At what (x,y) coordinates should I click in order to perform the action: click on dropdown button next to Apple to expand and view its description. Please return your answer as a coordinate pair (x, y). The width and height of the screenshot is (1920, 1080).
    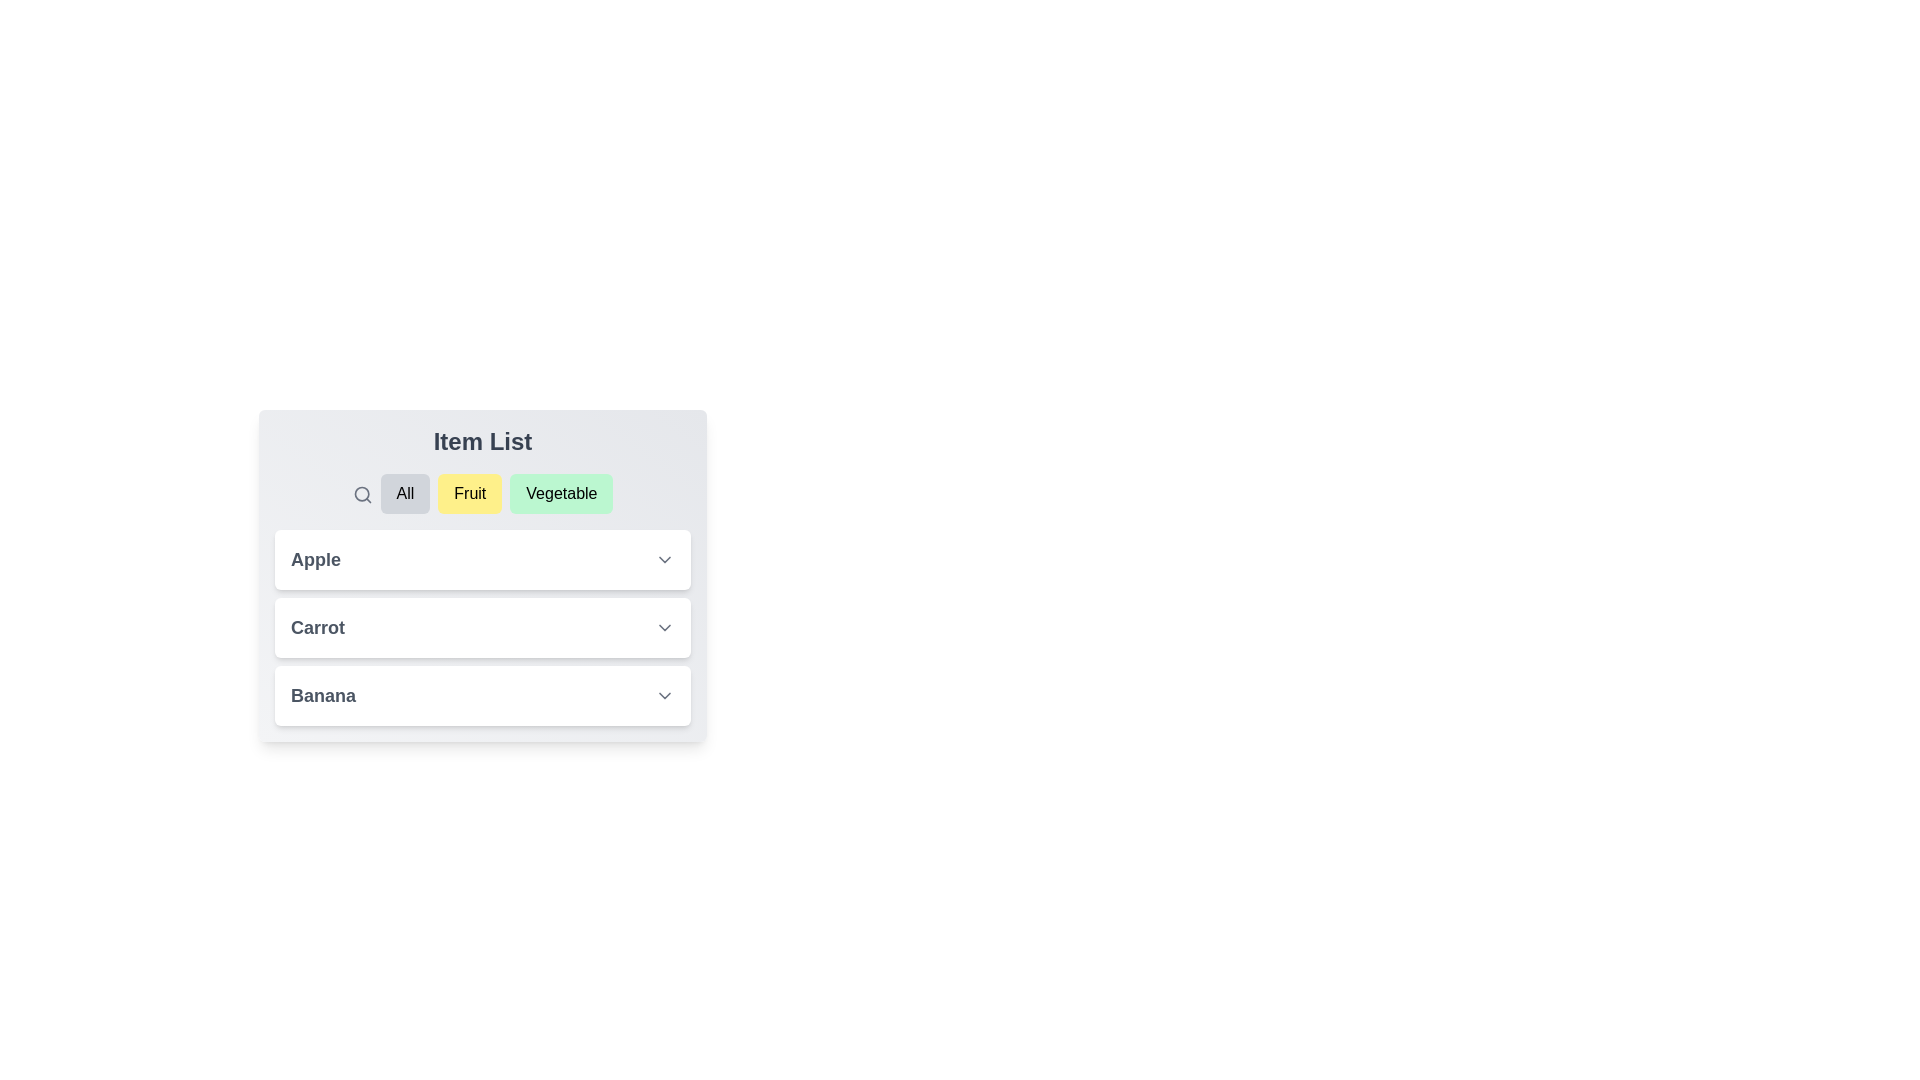
    Looking at the image, I should click on (665, 559).